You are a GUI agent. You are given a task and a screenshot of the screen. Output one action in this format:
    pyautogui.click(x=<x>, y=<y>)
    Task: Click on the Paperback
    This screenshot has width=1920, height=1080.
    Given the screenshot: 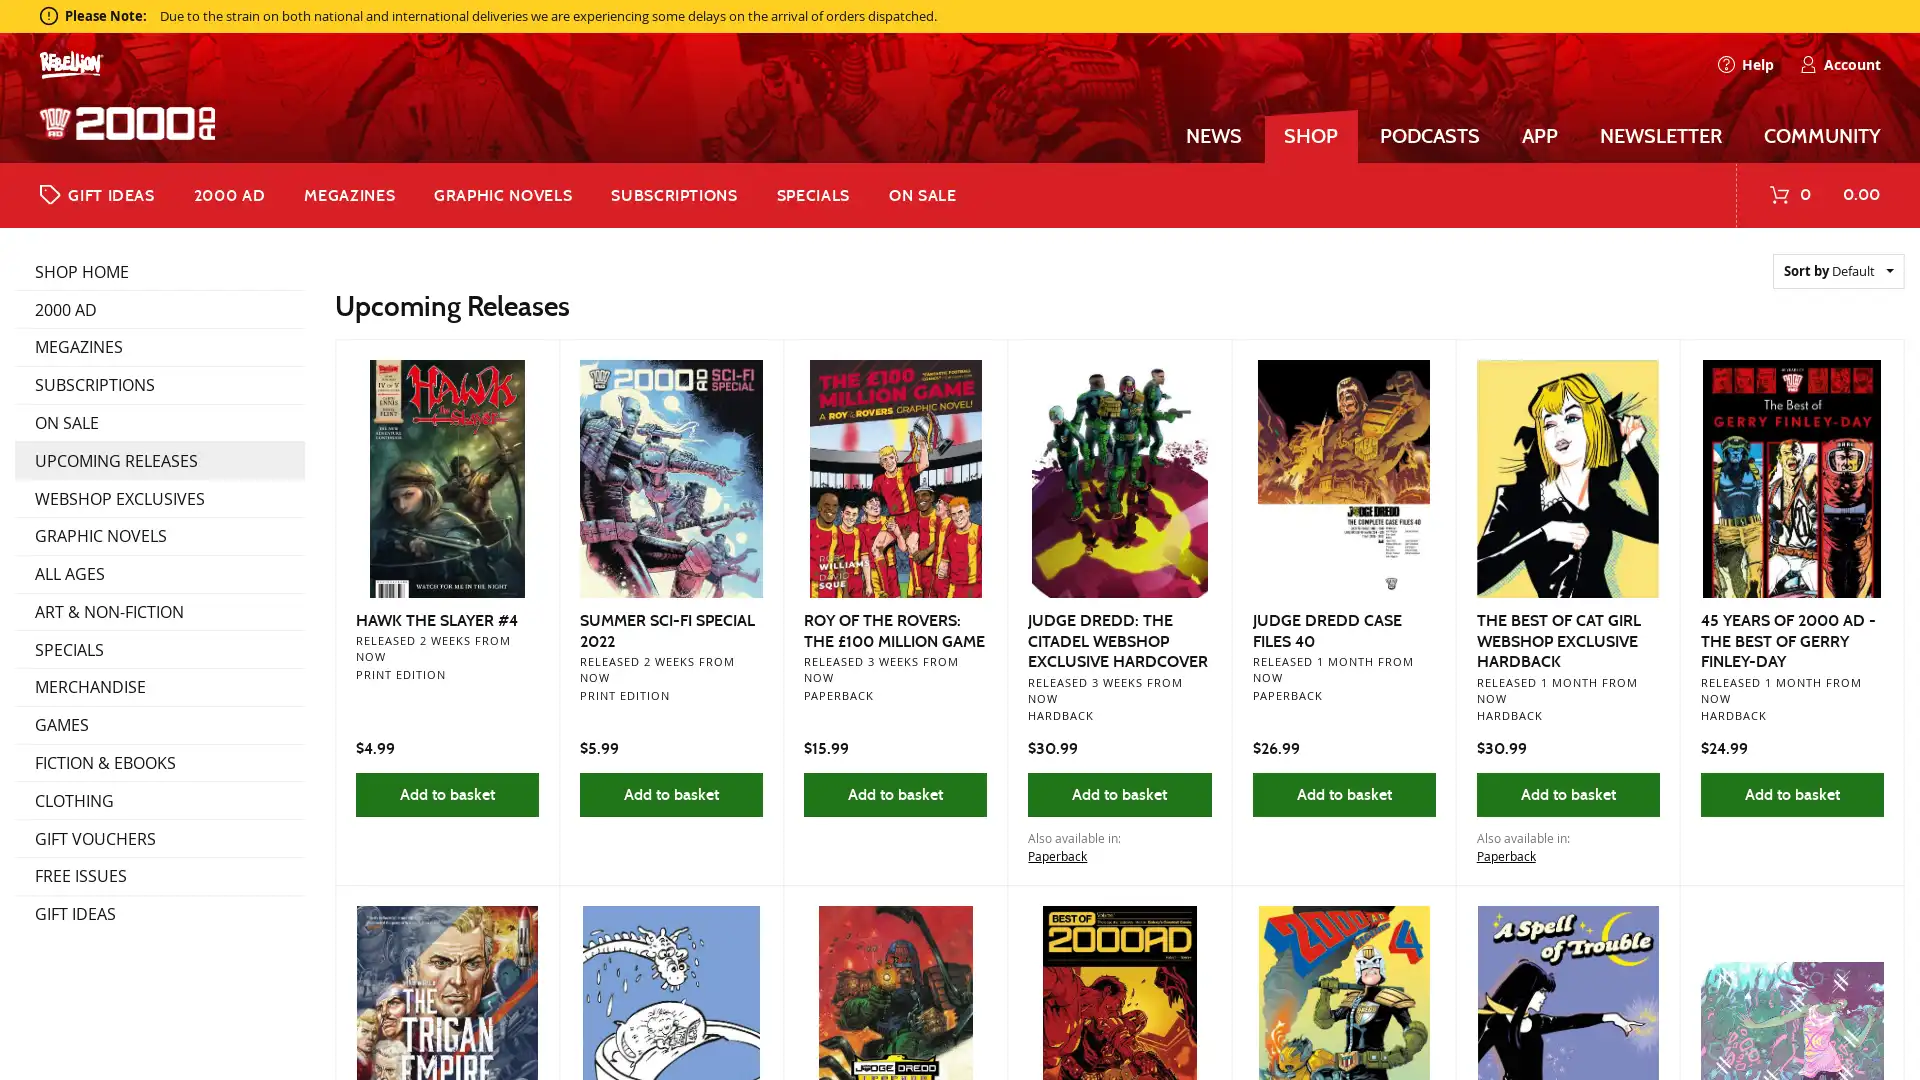 What is the action you would take?
    pyautogui.click(x=1505, y=855)
    